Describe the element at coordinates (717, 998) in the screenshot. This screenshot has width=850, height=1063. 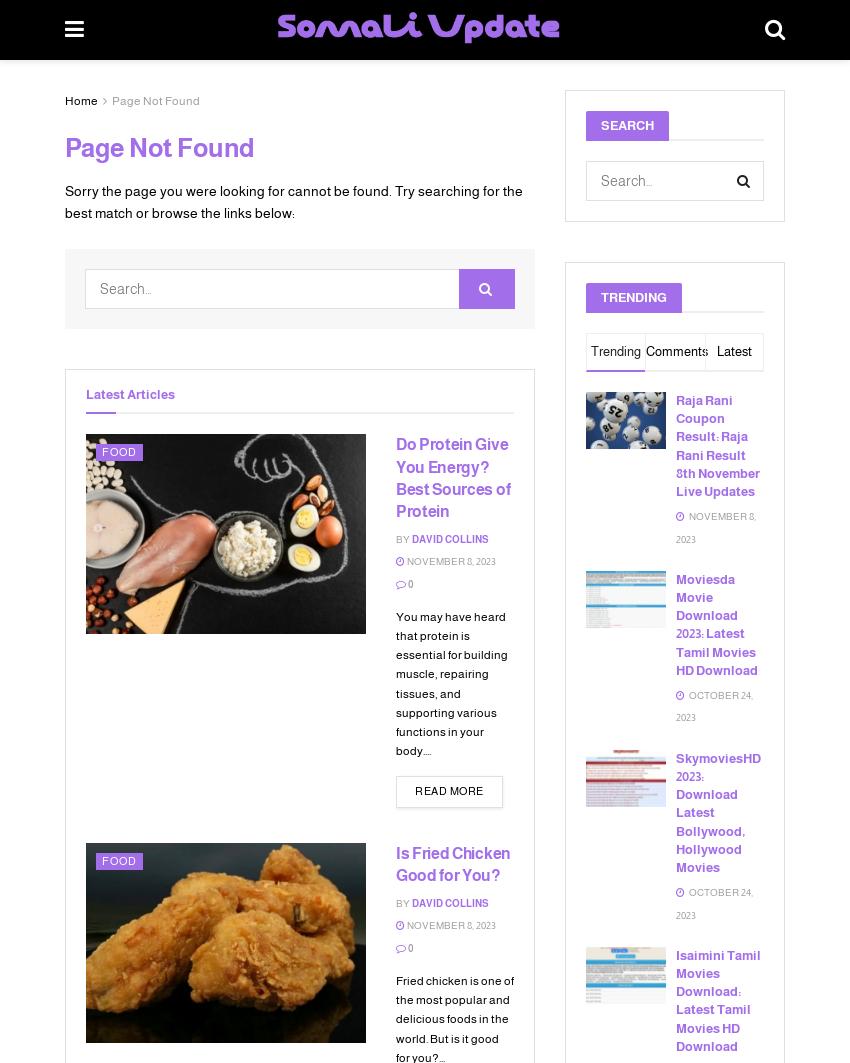
I see `'Isaimini Tamil Movies Download: Latest Tamil Movies HD Download'` at that location.